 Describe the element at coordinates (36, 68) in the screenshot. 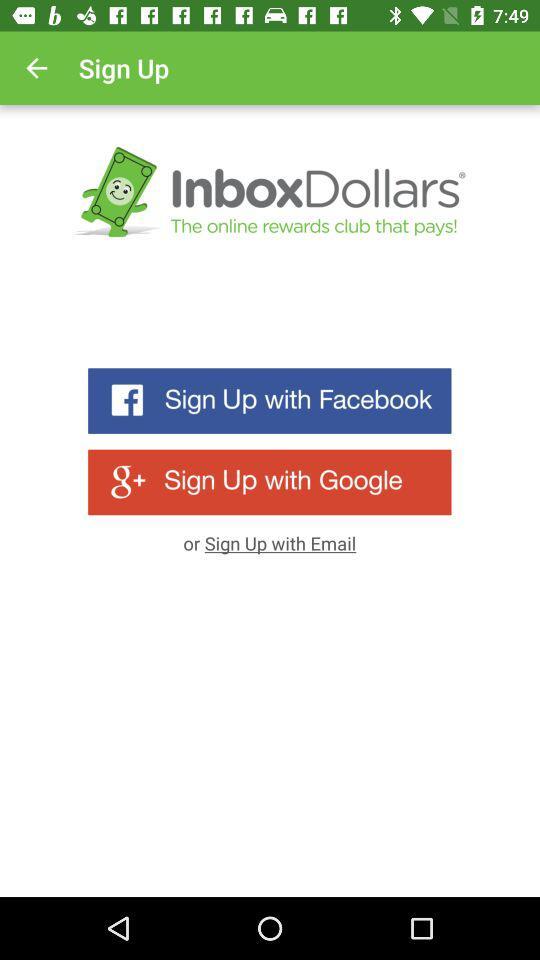

I see `icon next to sign up` at that location.